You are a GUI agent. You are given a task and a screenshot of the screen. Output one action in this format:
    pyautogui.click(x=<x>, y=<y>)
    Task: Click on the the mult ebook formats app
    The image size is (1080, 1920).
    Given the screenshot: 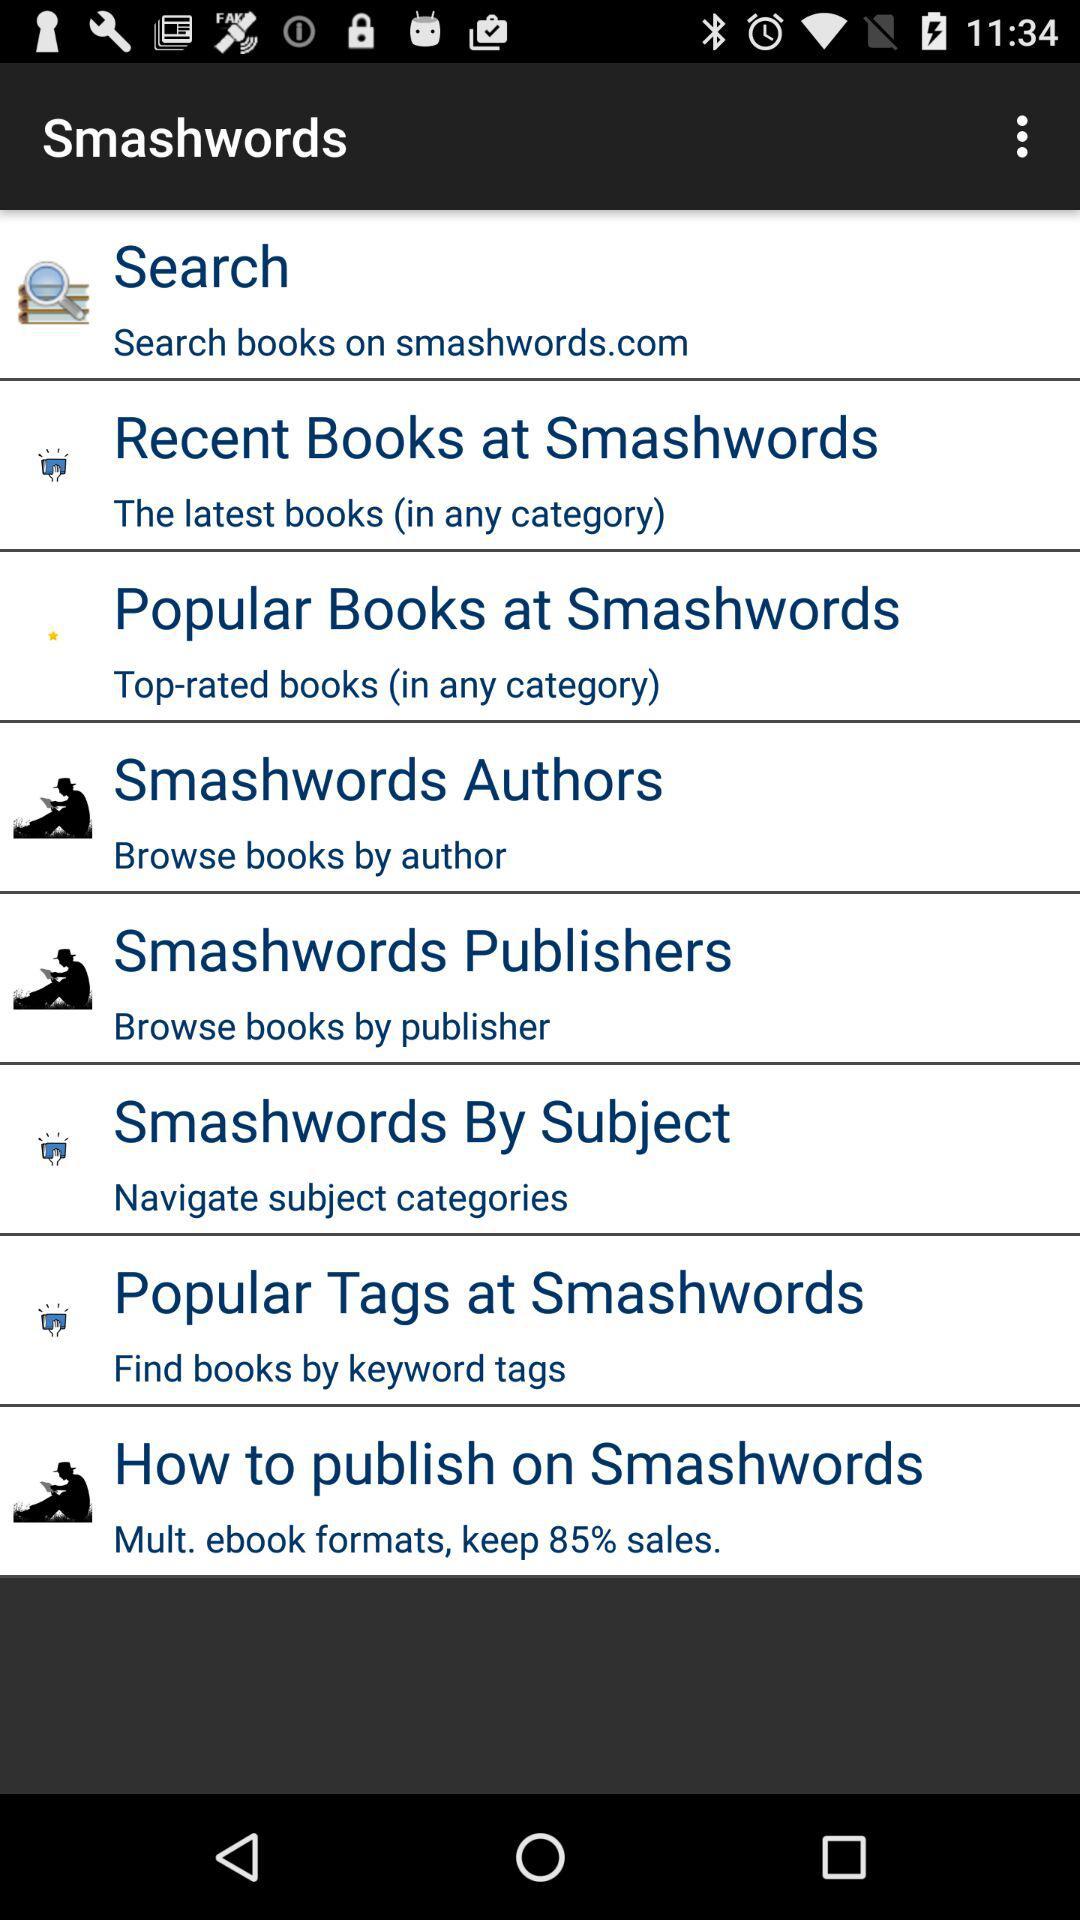 What is the action you would take?
    pyautogui.click(x=416, y=1537)
    